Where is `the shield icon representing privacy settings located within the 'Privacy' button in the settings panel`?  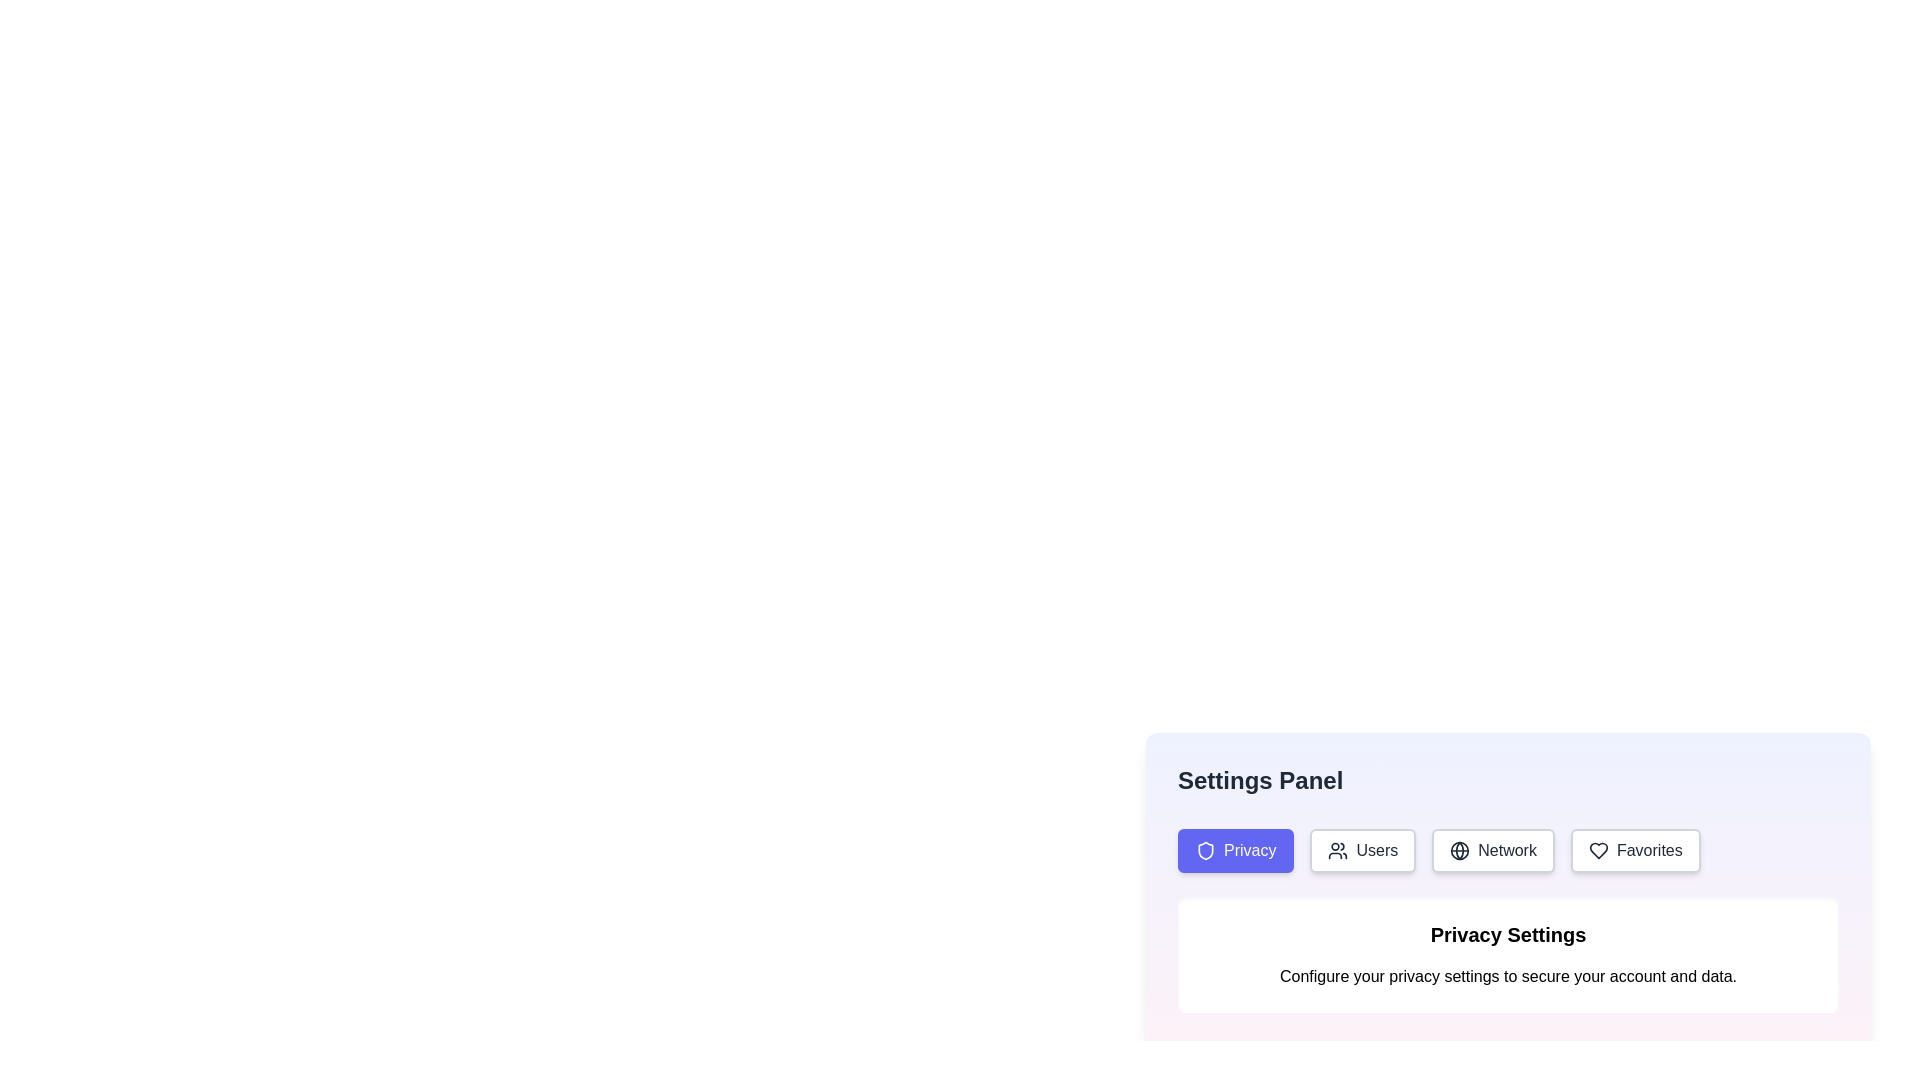 the shield icon representing privacy settings located within the 'Privacy' button in the settings panel is located at coordinates (1204, 851).